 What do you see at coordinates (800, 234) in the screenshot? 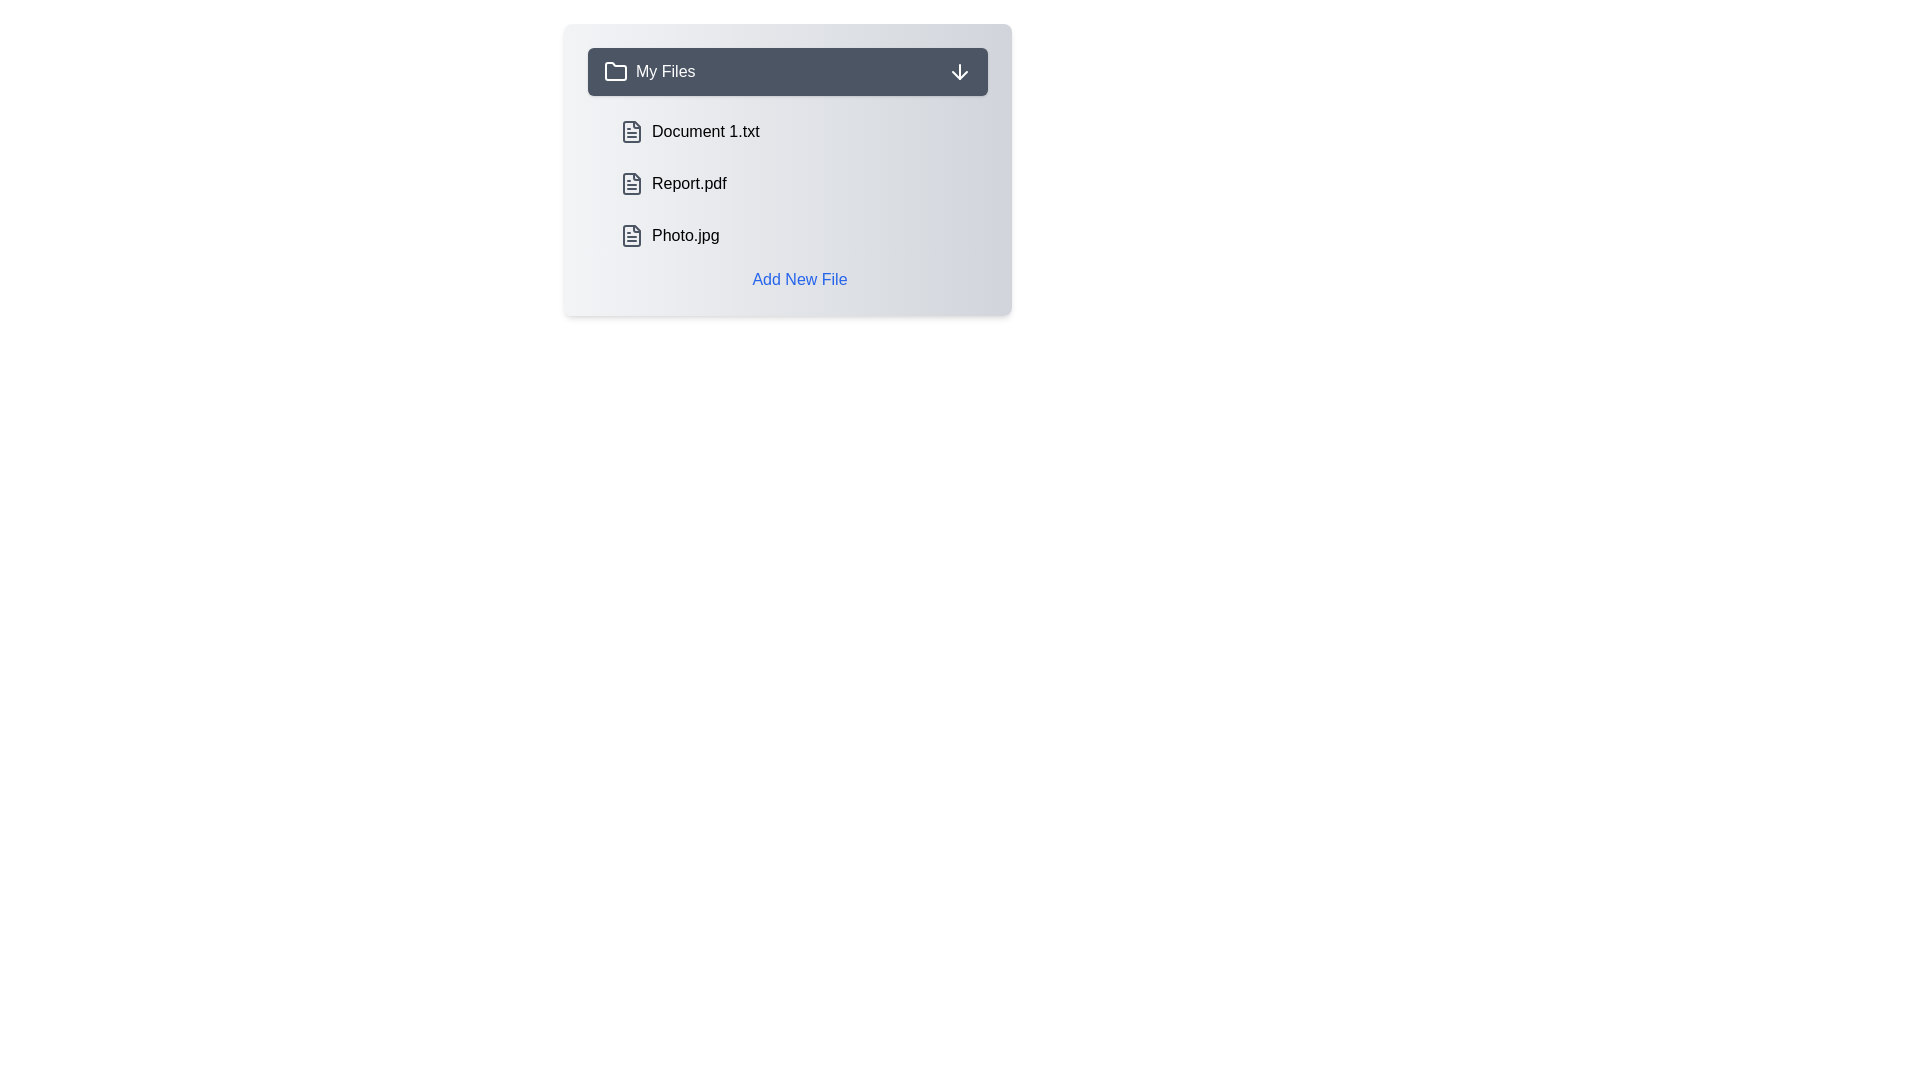
I see `the file named Photo.jpg to highlight it` at bounding box center [800, 234].